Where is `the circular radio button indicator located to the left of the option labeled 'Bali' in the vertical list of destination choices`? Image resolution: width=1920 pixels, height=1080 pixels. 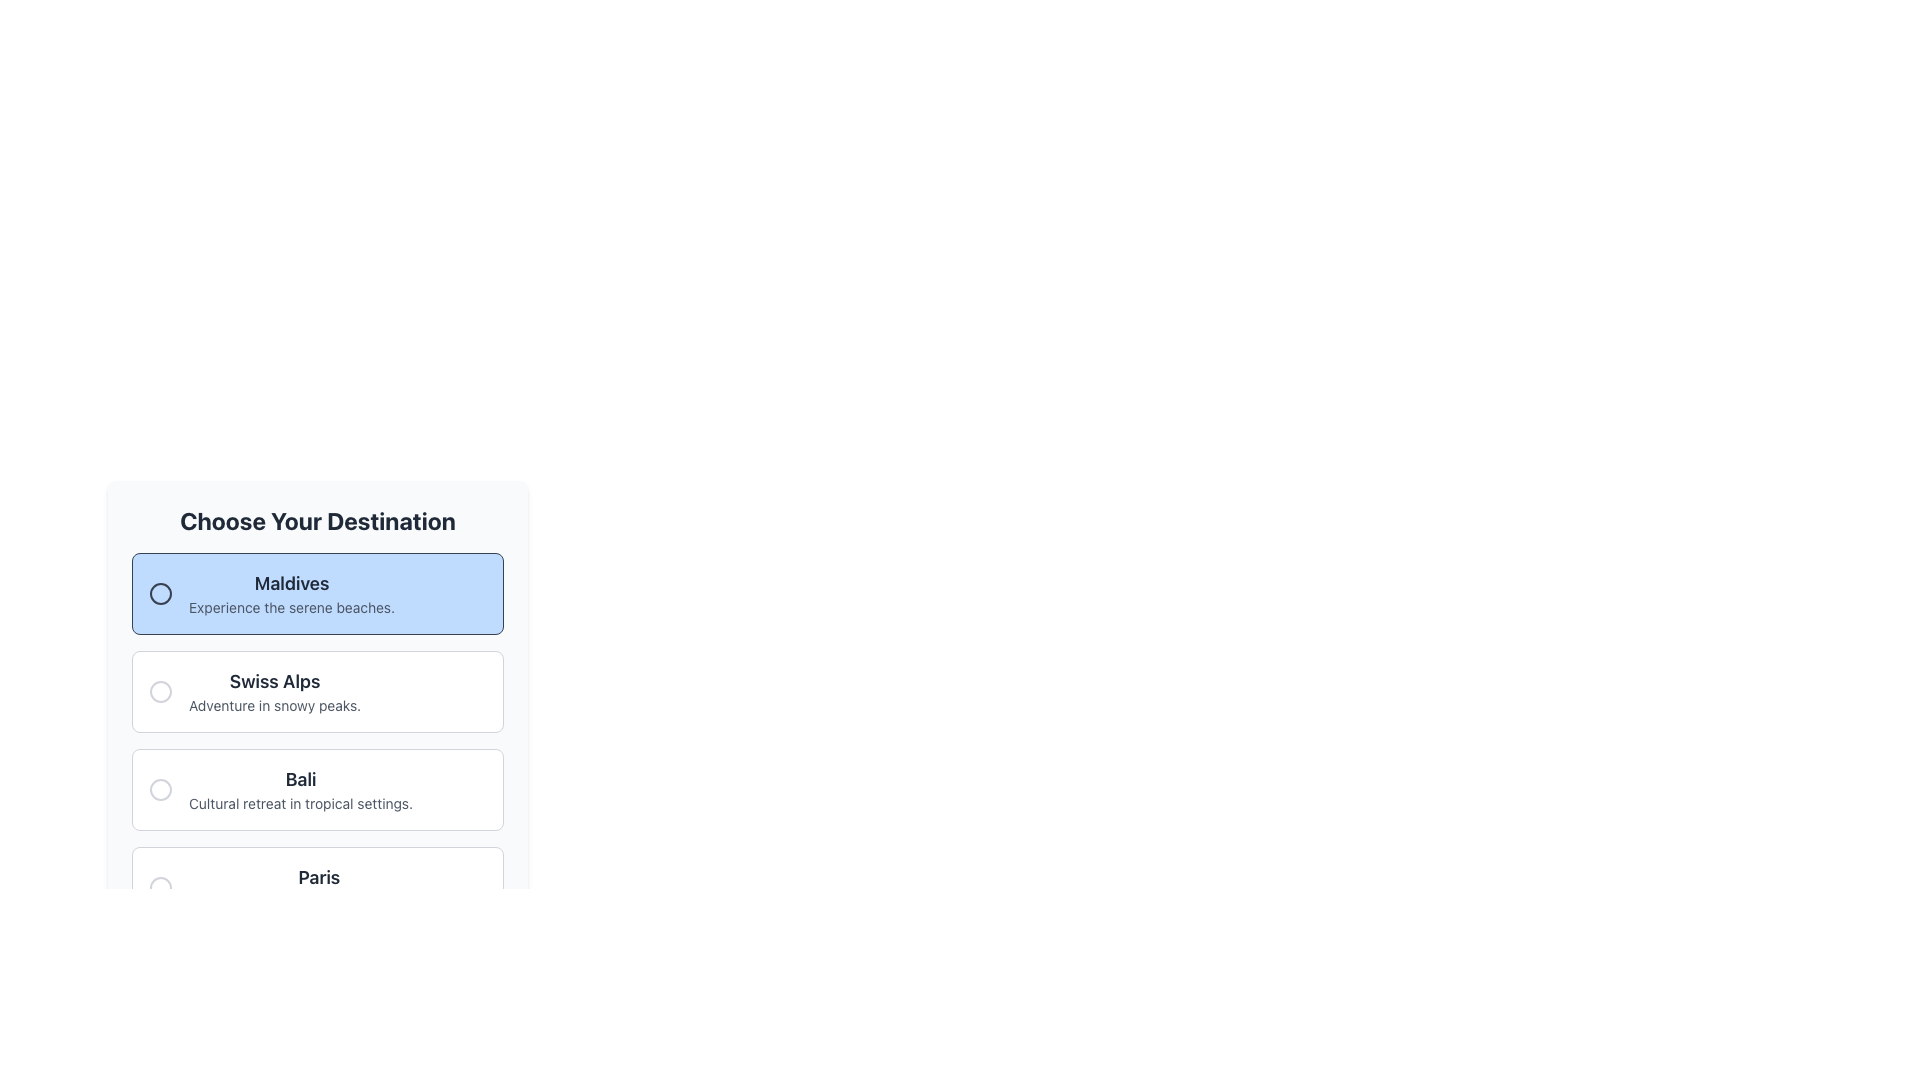 the circular radio button indicator located to the left of the option labeled 'Bali' in the vertical list of destination choices is located at coordinates (161, 789).